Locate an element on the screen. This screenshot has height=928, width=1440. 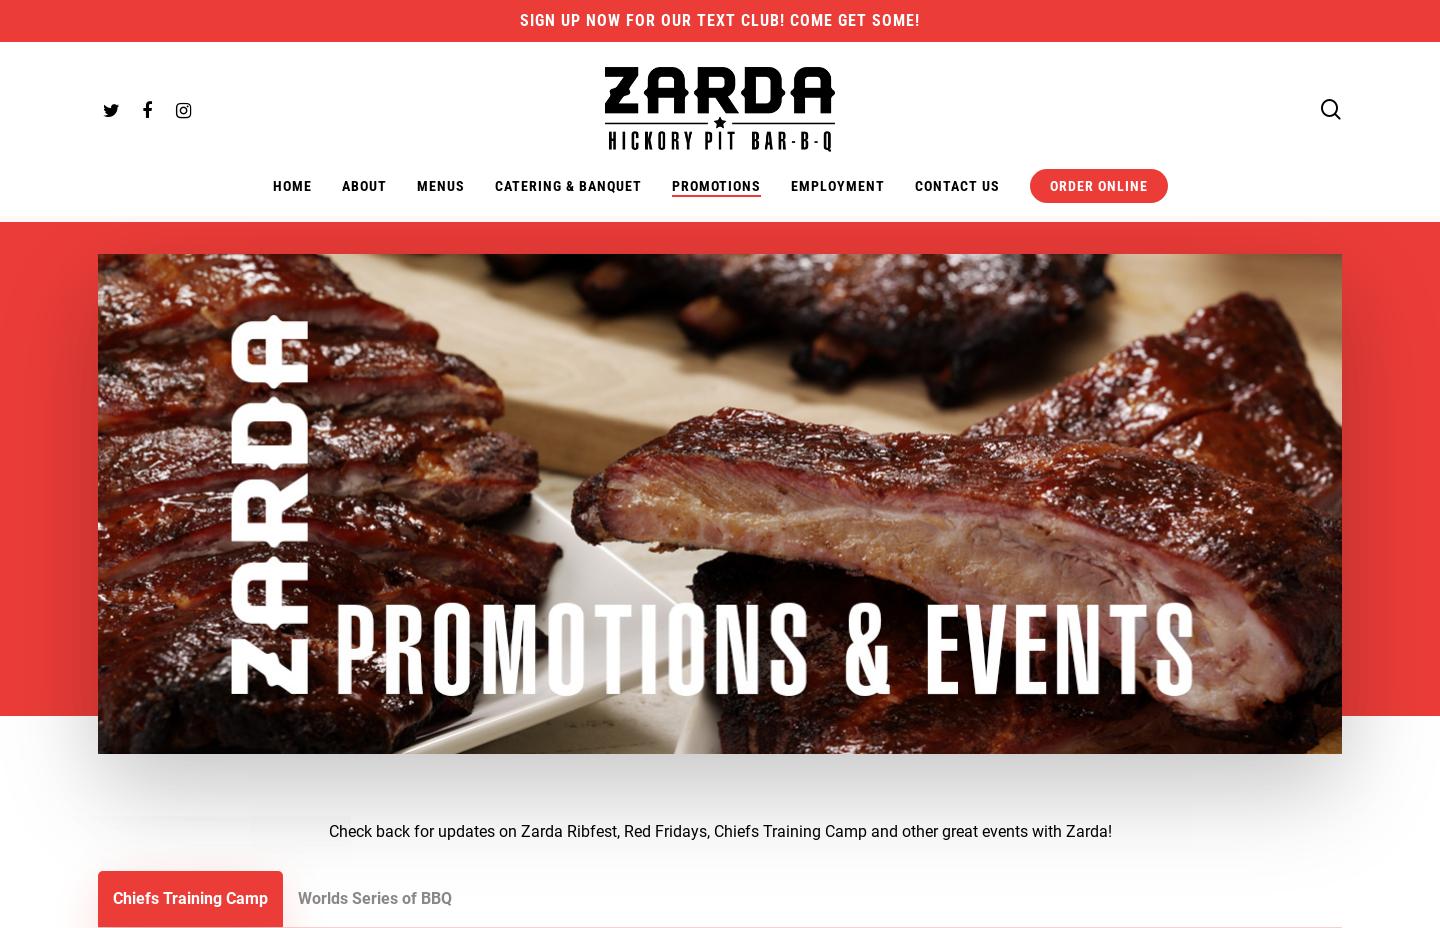
'Home' is located at coordinates (290, 185).